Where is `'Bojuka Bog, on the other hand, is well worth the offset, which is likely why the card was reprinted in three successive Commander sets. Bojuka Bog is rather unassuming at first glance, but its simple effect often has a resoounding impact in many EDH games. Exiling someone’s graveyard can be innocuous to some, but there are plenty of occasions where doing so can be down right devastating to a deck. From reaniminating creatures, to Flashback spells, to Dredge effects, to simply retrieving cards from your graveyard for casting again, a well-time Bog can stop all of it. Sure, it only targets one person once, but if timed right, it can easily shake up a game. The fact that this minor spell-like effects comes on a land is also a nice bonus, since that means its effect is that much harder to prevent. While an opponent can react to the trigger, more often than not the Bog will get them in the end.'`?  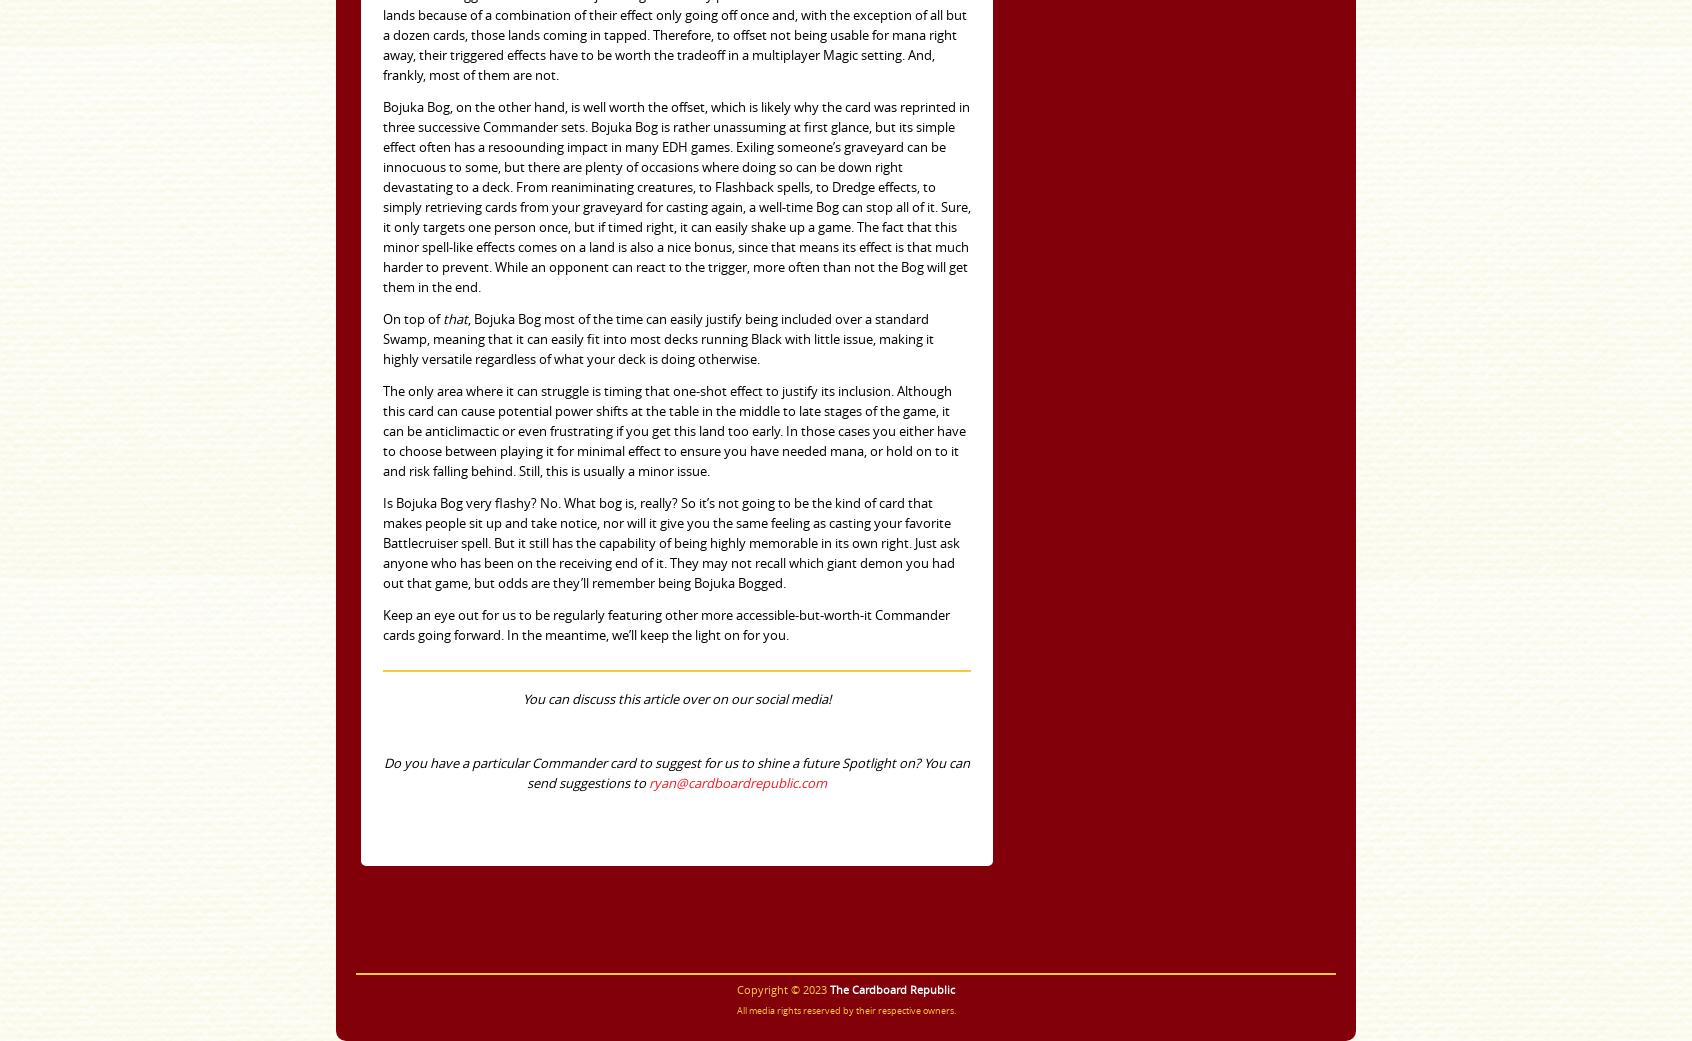 'Bojuka Bog, on the other hand, is well worth the offset, which is likely why the card was reprinted in three successive Commander sets. Bojuka Bog is rather unassuming at first glance, but its simple effect often has a resoounding impact in many EDH games. Exiling someone’s graveyard can be innocuous to some, but there are plenty of occasions where doing so can be down right devastating to a deck. From reaniminating creatures, to Flashback spells, to Dredge effects, to simply retrieving cards from your graveyard for casting again, a well-time Bog can stop all of it. Sure, it only targets one person once, but if timed right, it can easily shake up a game. The fact that this minor spell-like effects comes on a land is also a nice bonus, since that means its effect is that much harder to prevent. While an opponent can react to the trigger, more often than not the Bog will get them in the end.' is located at coordinates (676, 197).